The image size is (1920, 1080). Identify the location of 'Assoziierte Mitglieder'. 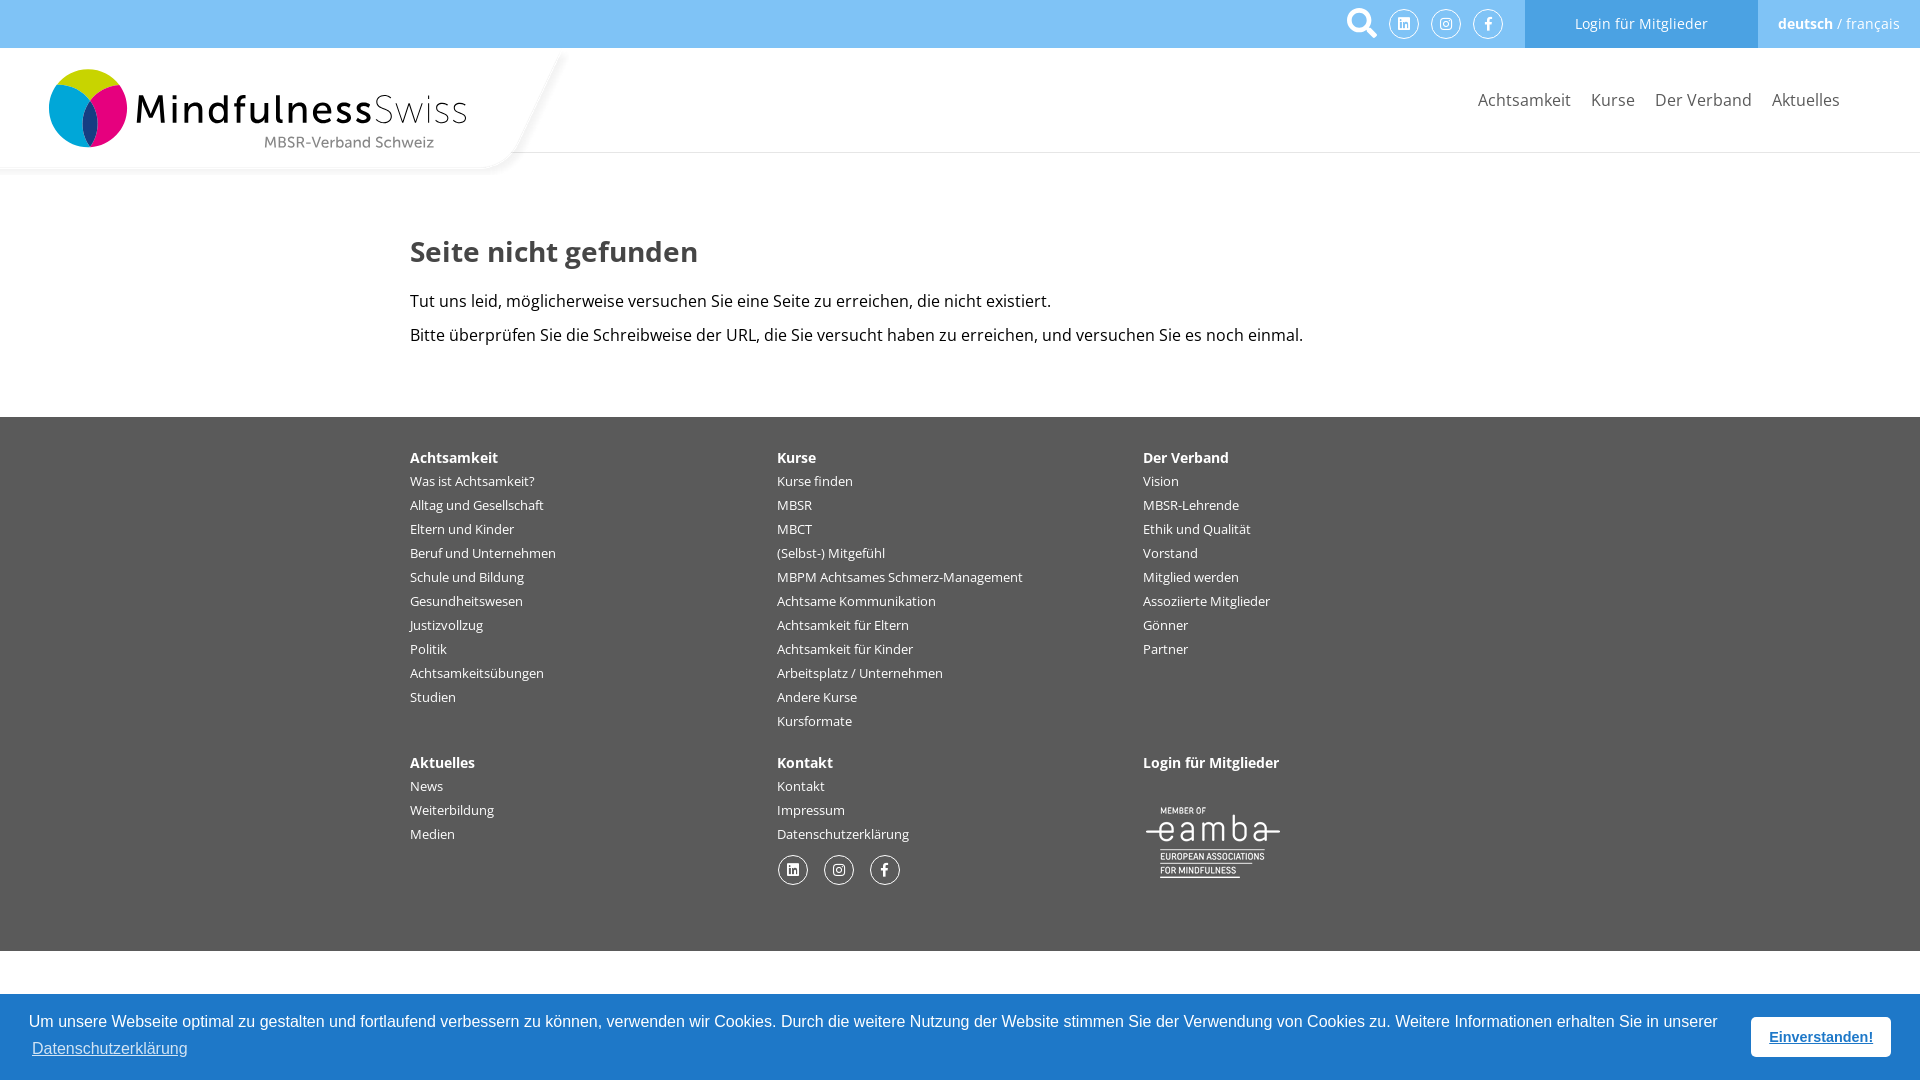
(1142, 600).